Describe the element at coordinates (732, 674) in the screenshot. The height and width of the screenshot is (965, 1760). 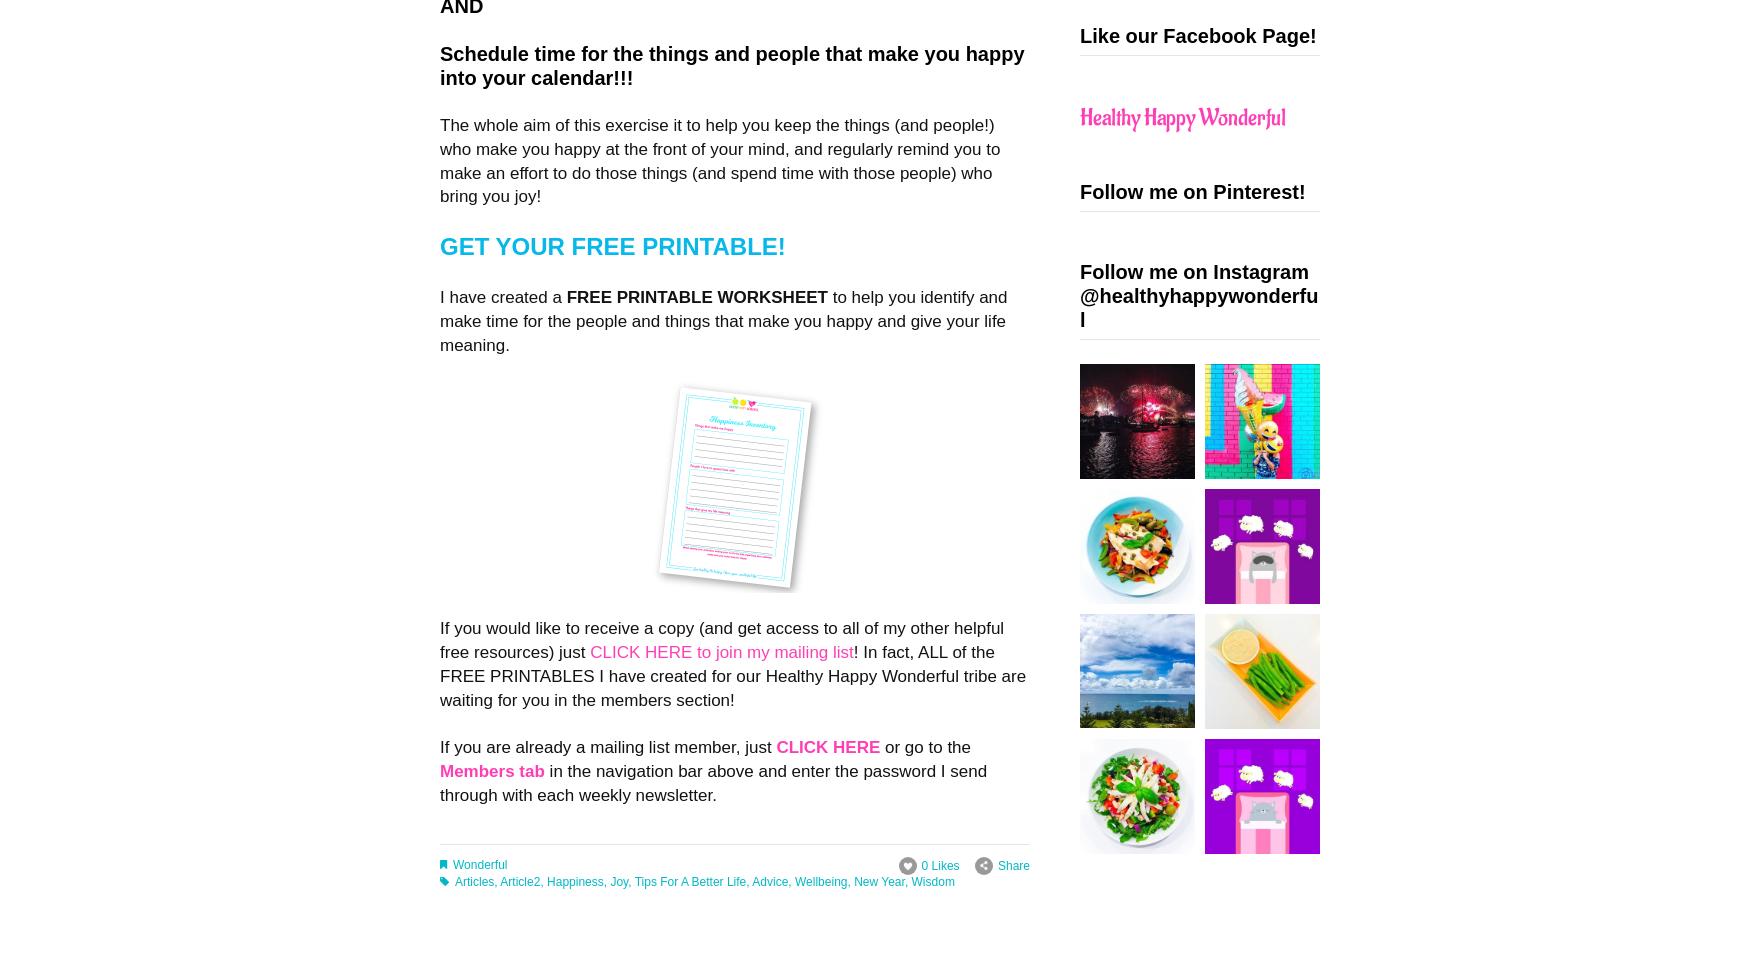
I see `'! In fact, ALL of the FREE PRINTABLES I have created for our Healthy Happy Wonderful tribe are waiting for you in the members section!'` at that location.